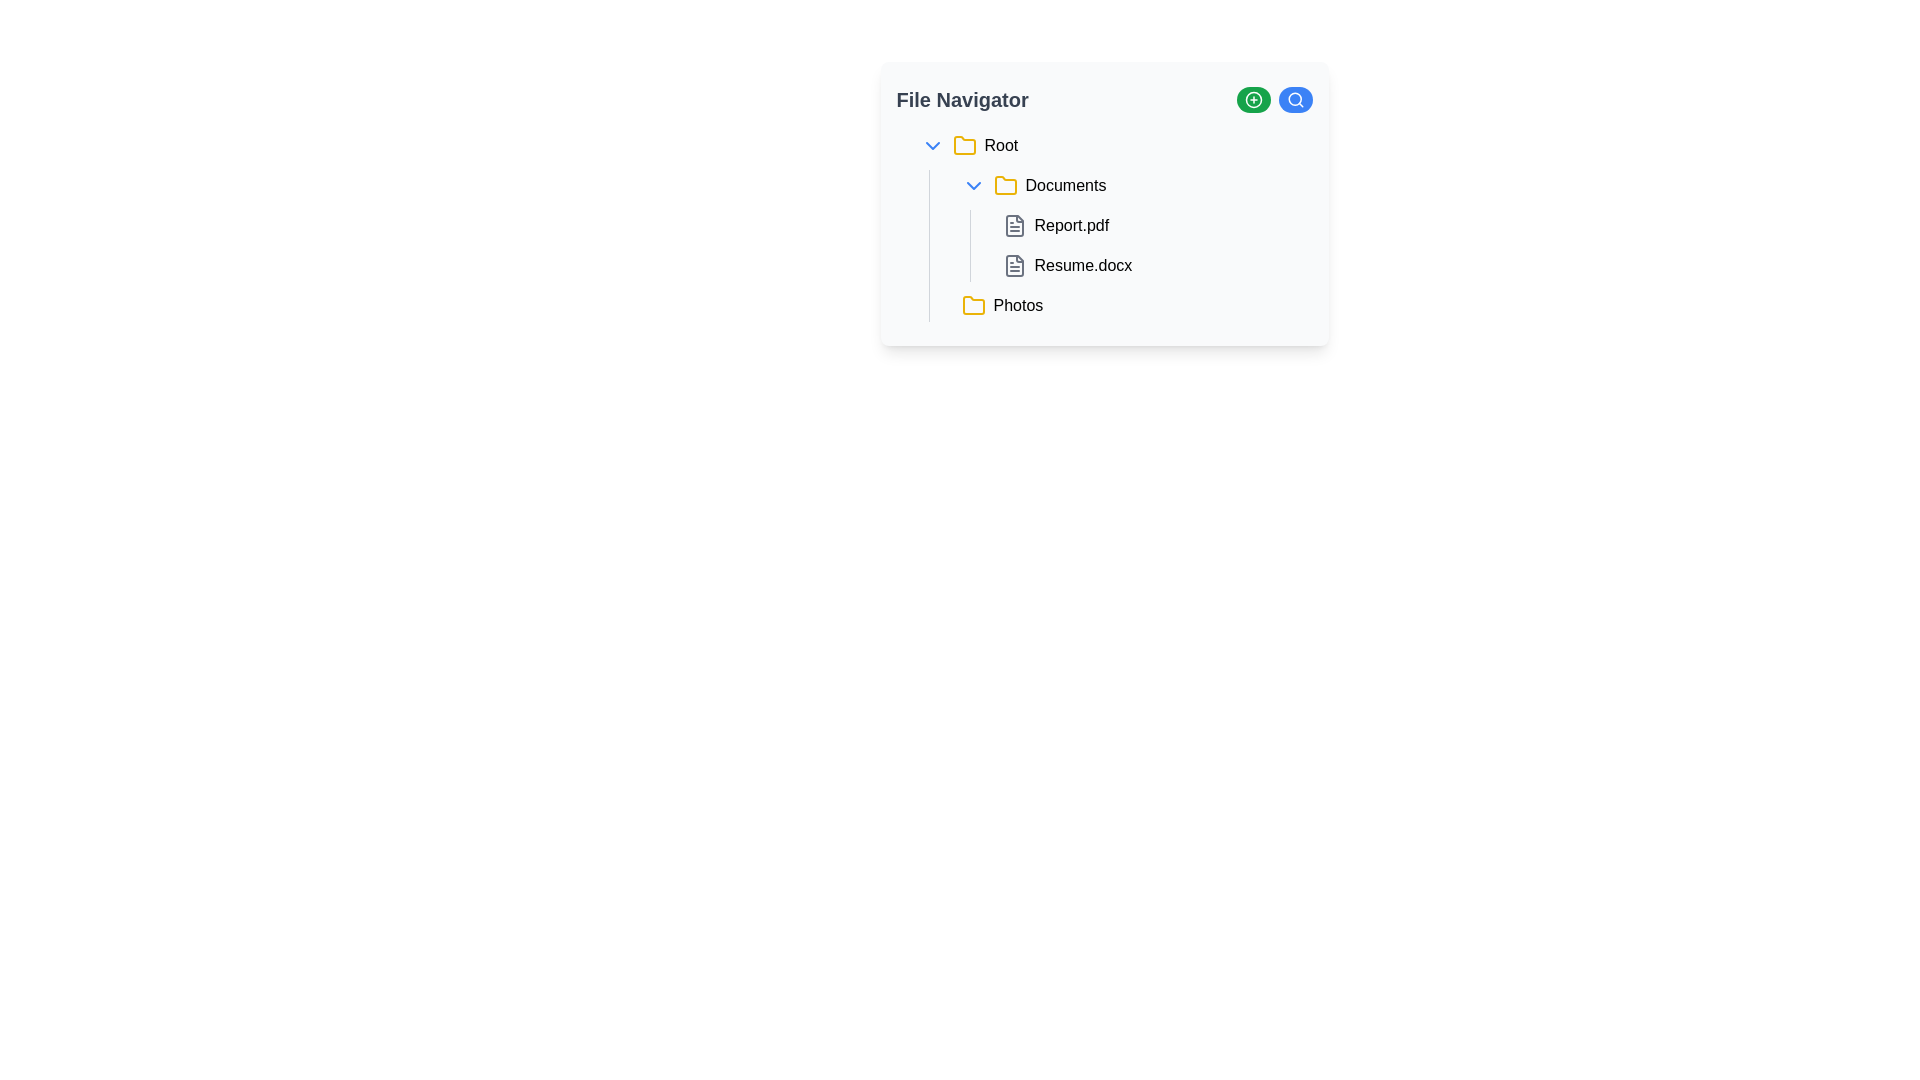 This screenshot has height=1080, width=1920. I want to click on the yellow folder icon located next to the 'Root' text label, so click(964, 144).